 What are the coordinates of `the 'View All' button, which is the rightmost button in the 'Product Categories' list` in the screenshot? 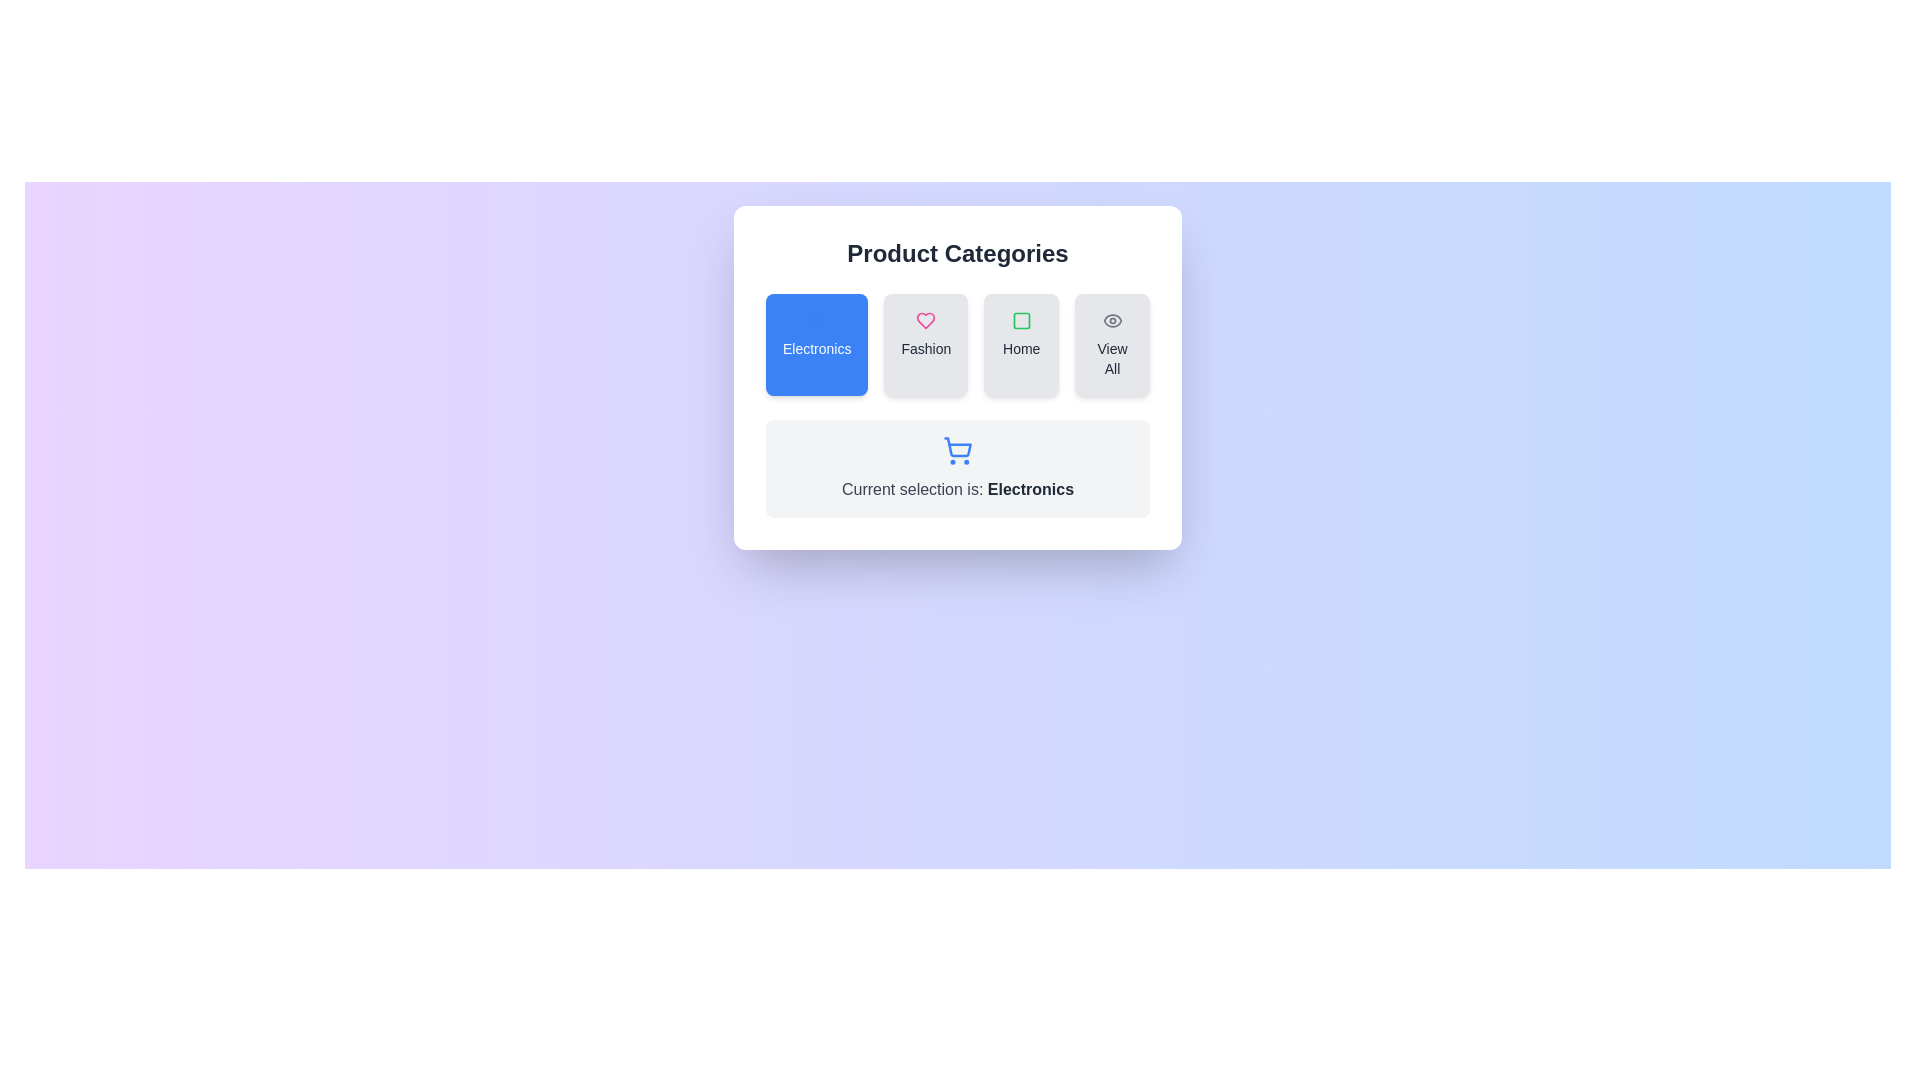 It's located at (1111, 343).